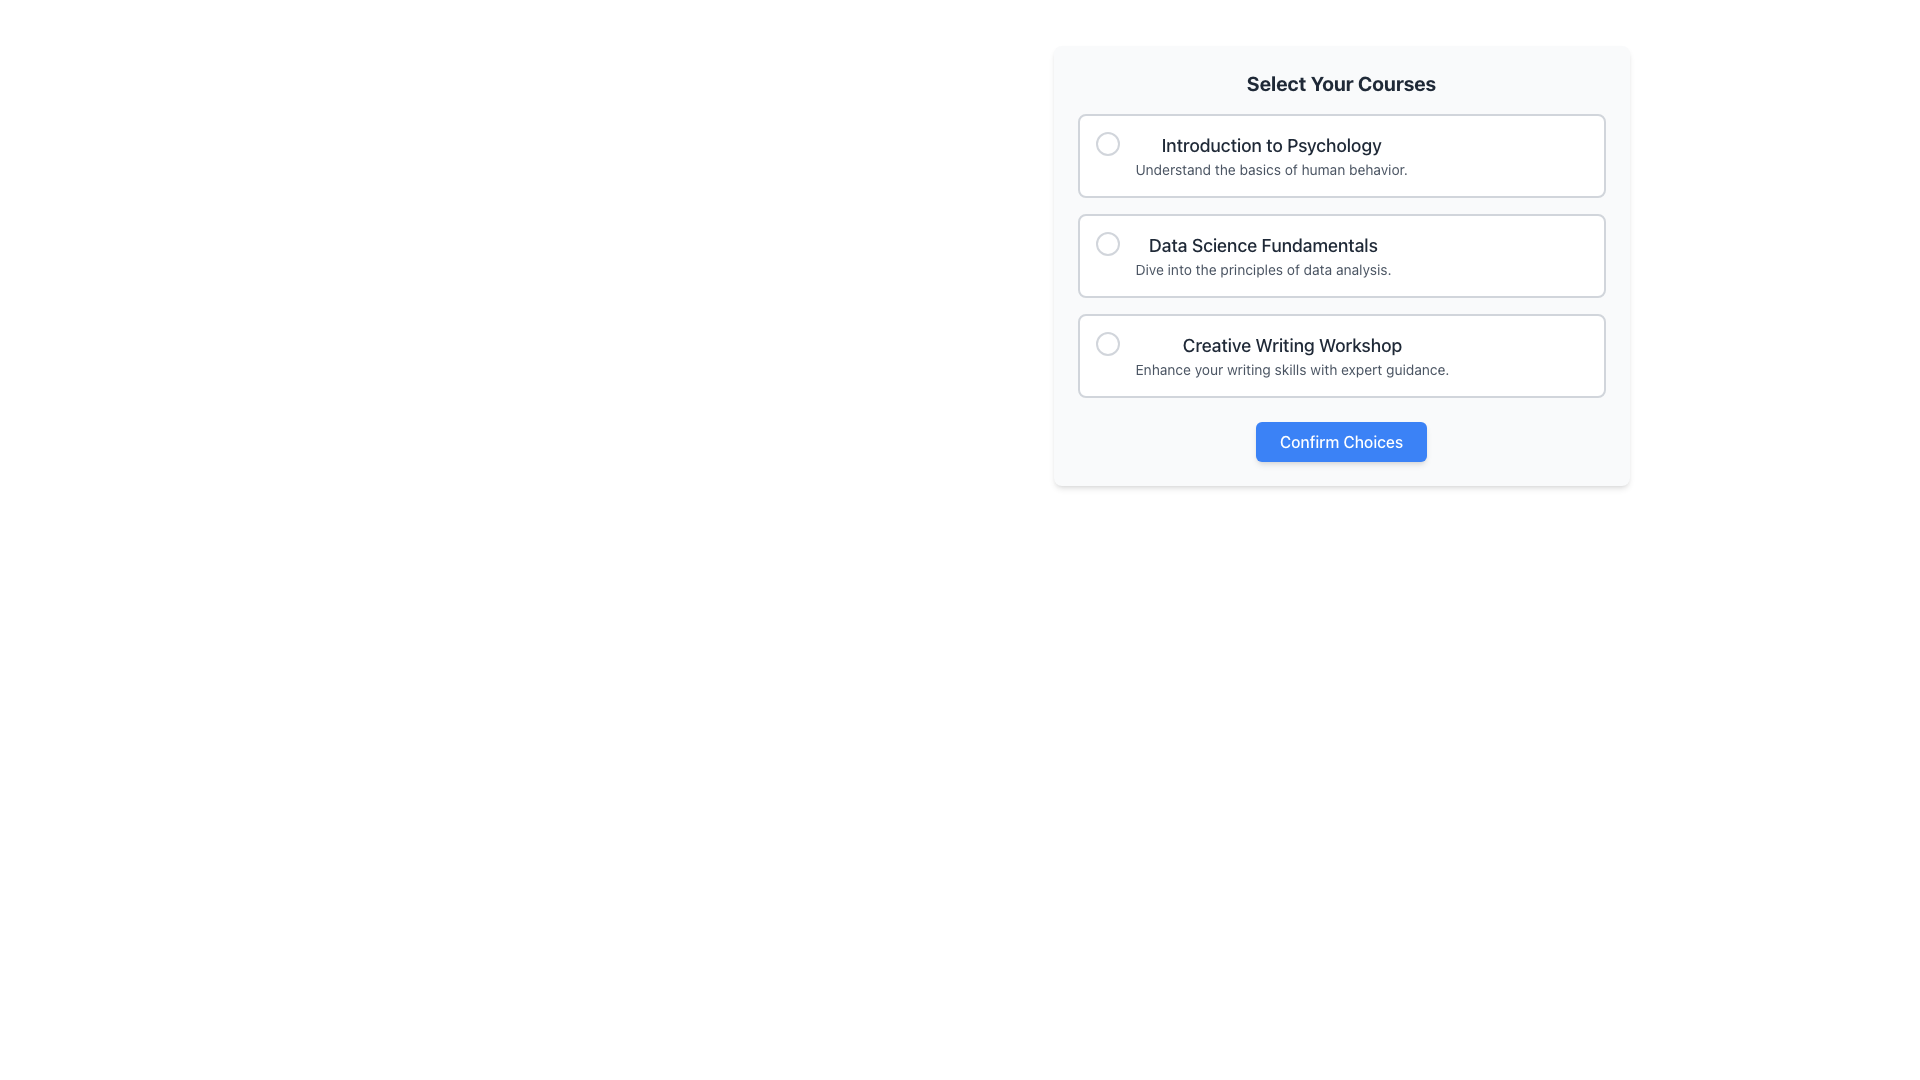 The image size is (1920, 1080). What do you see at coordinates (1341, 254) in the screenshot?
I see `the selectable course option labeled 'Data Science Fundamentals'` at bounding box center [1341, 254].